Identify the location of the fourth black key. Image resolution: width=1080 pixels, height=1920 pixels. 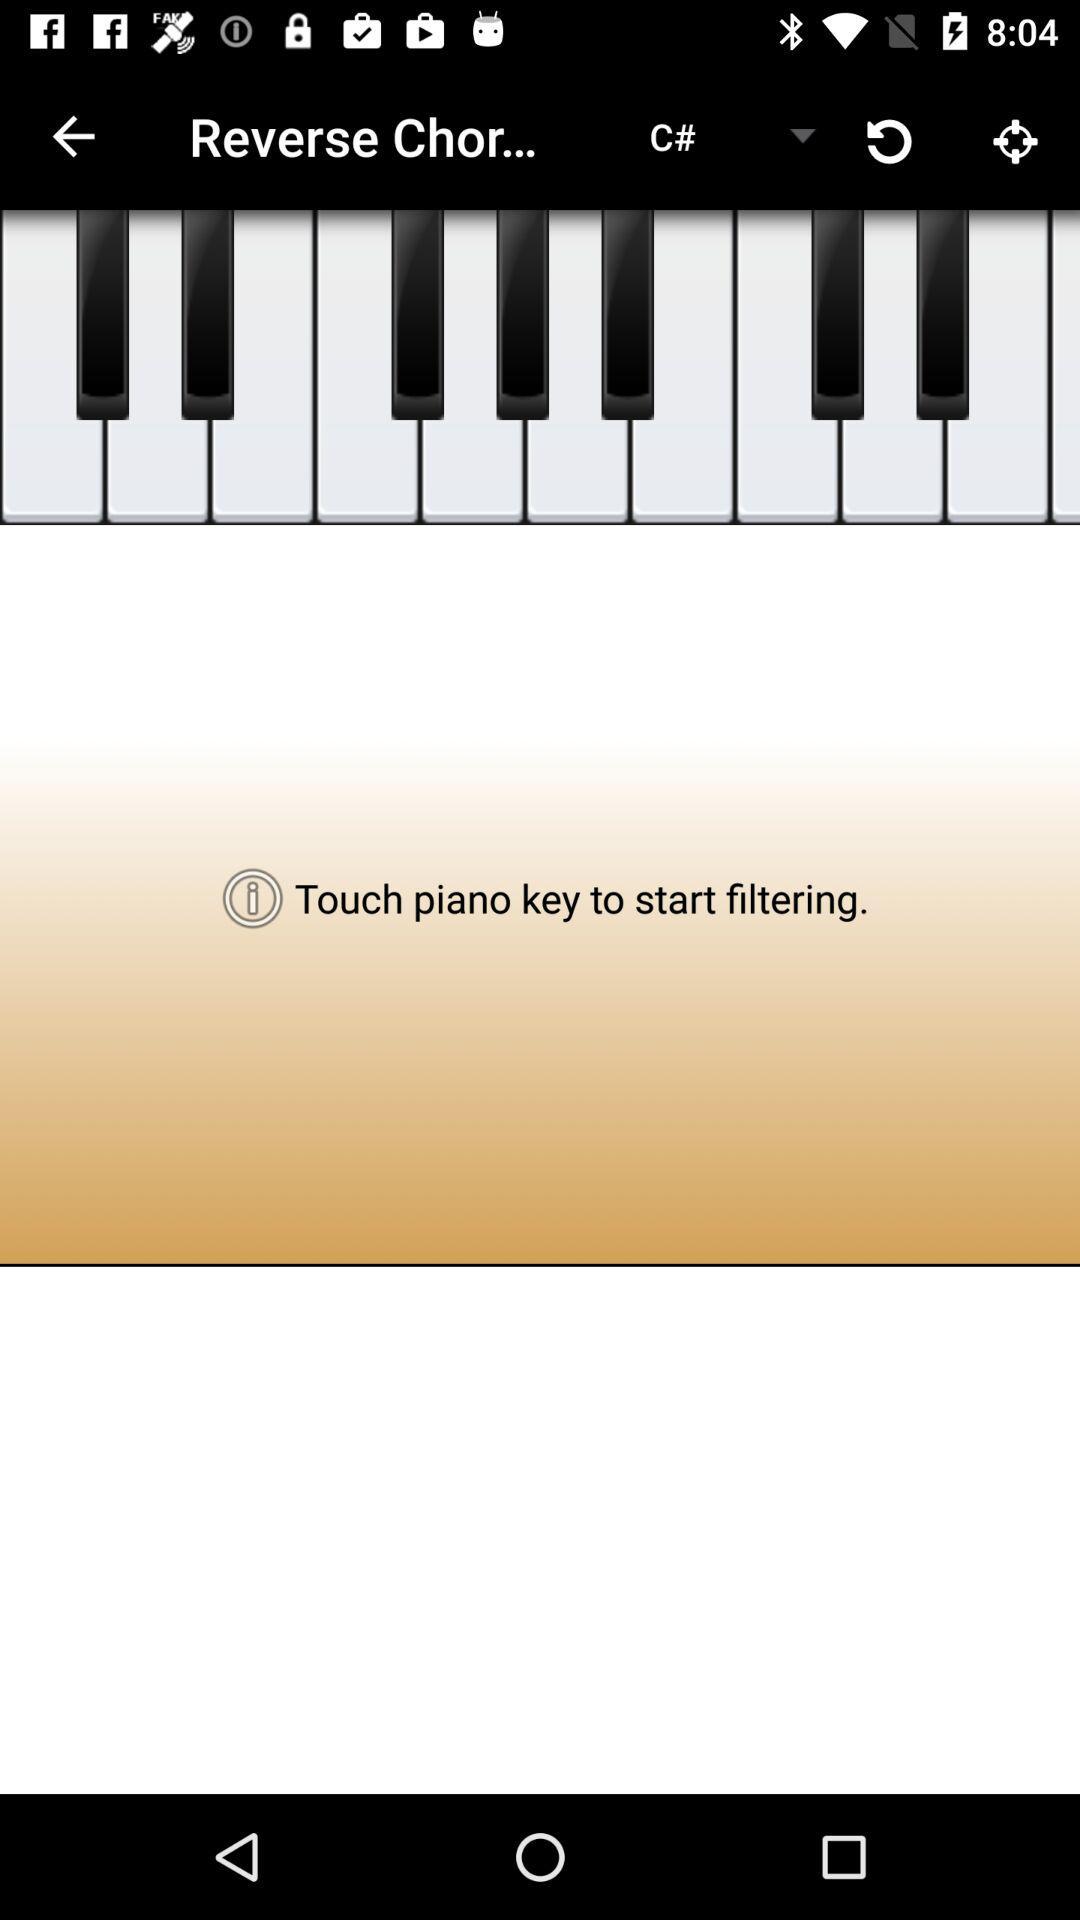
(521, 314).